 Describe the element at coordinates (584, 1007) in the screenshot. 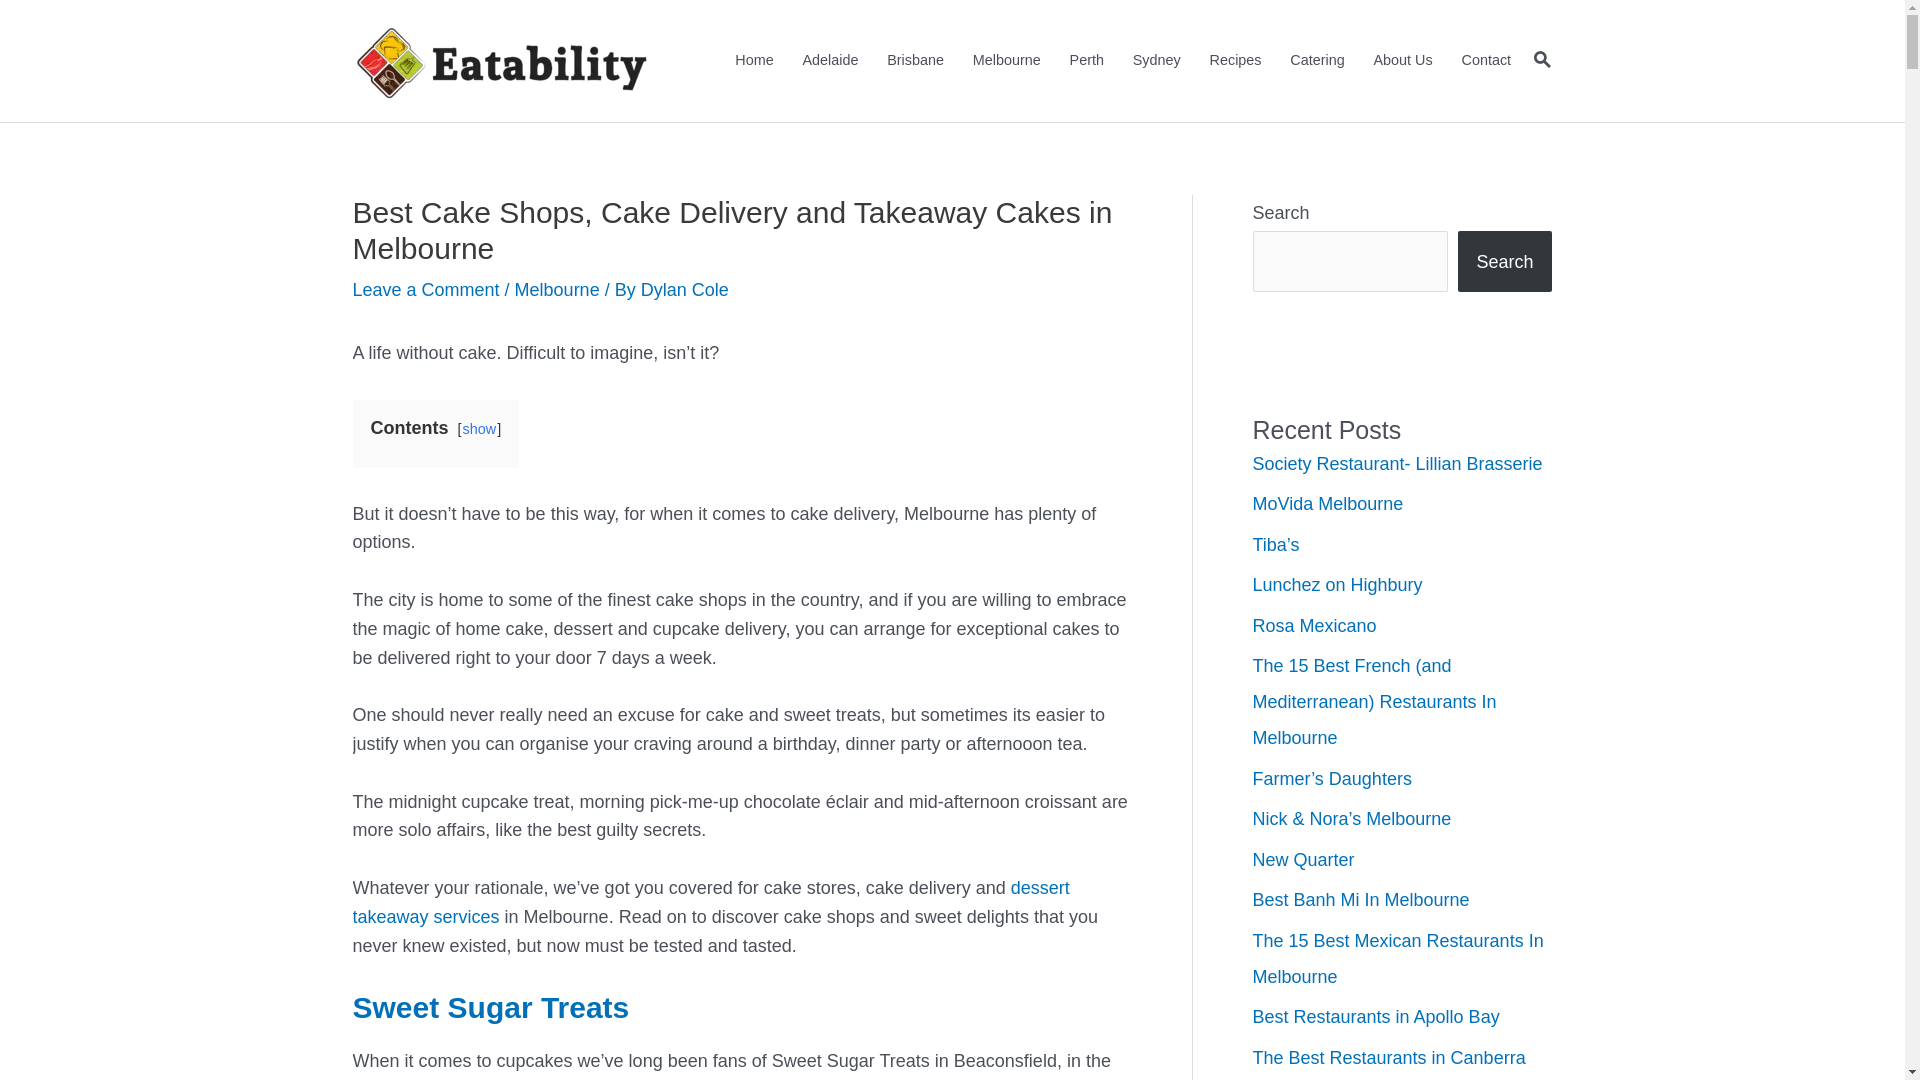

I see `'Treats'` at that location.